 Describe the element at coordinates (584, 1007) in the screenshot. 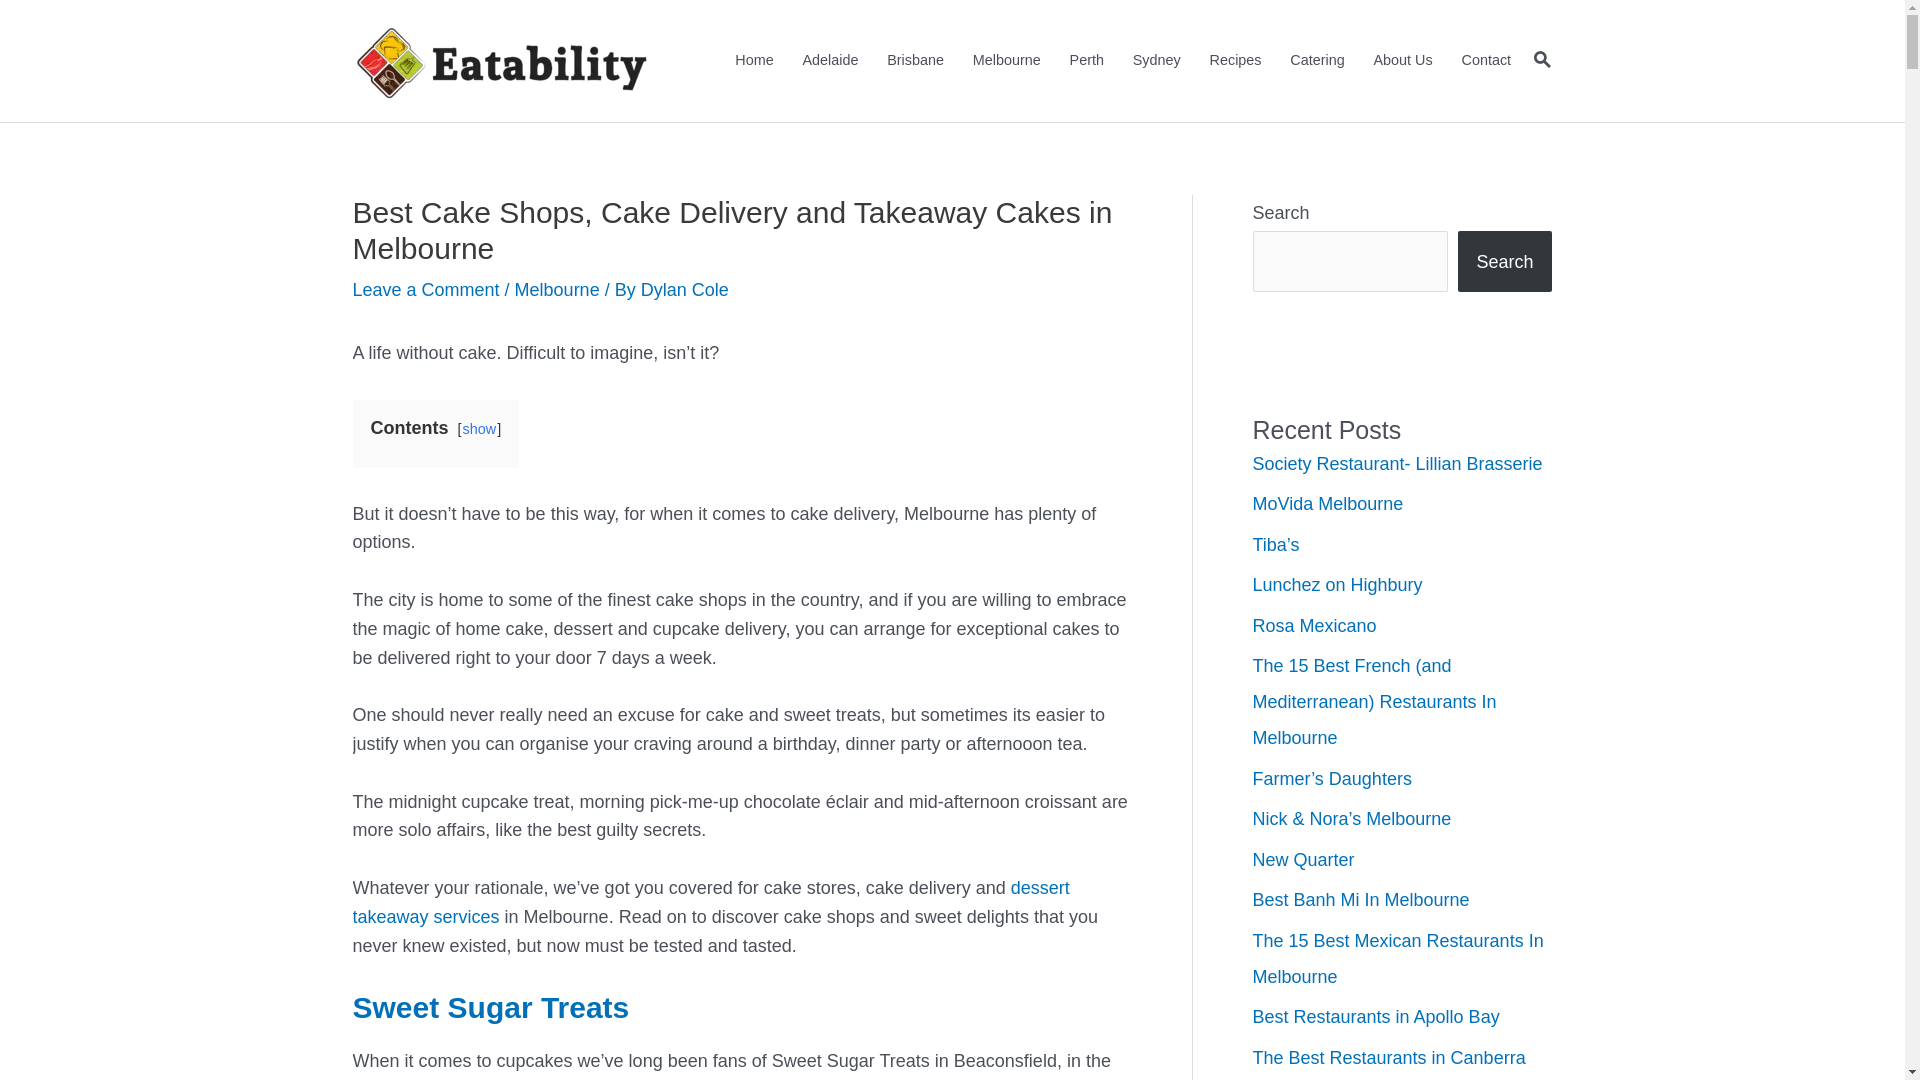

I see `'Treats'` at that location.